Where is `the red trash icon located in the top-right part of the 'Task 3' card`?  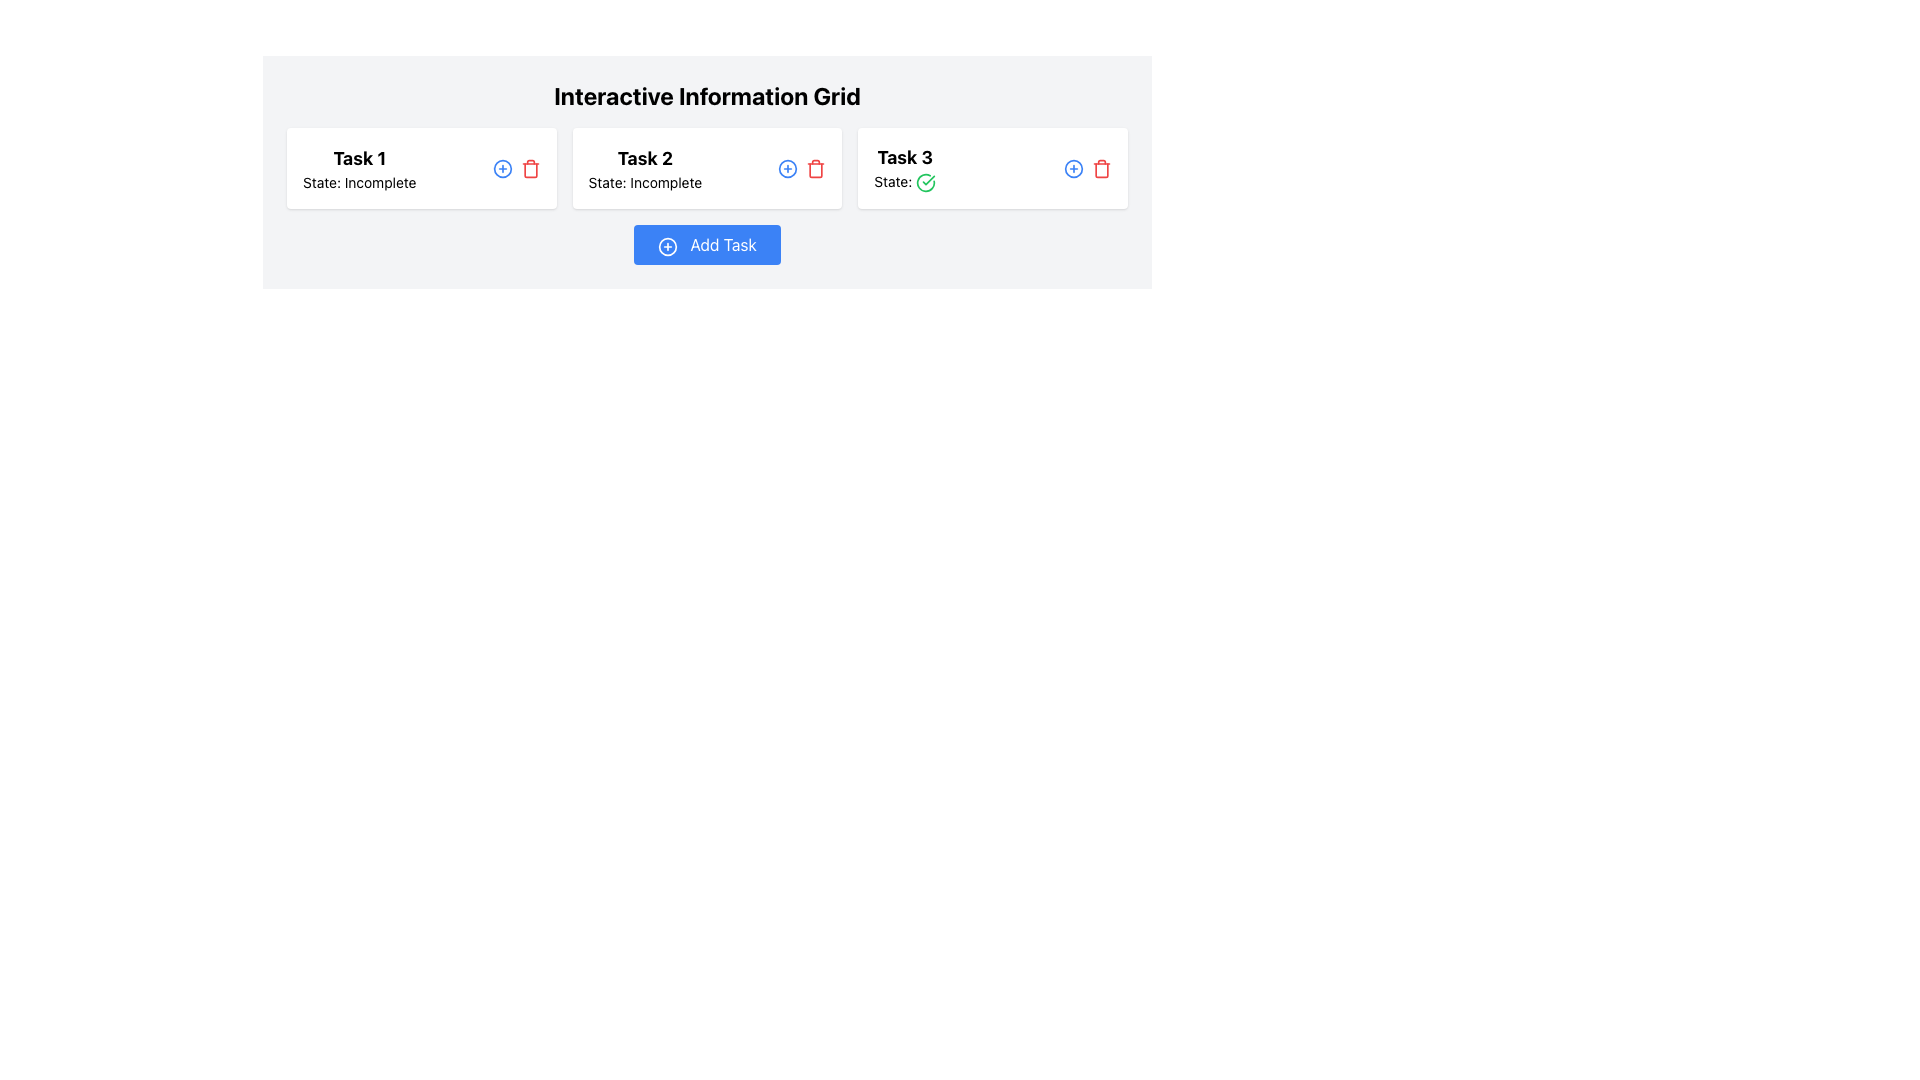 the red trash icon located in the top-right part of the 'Task 3' card is located at coordinates (1087, 167).